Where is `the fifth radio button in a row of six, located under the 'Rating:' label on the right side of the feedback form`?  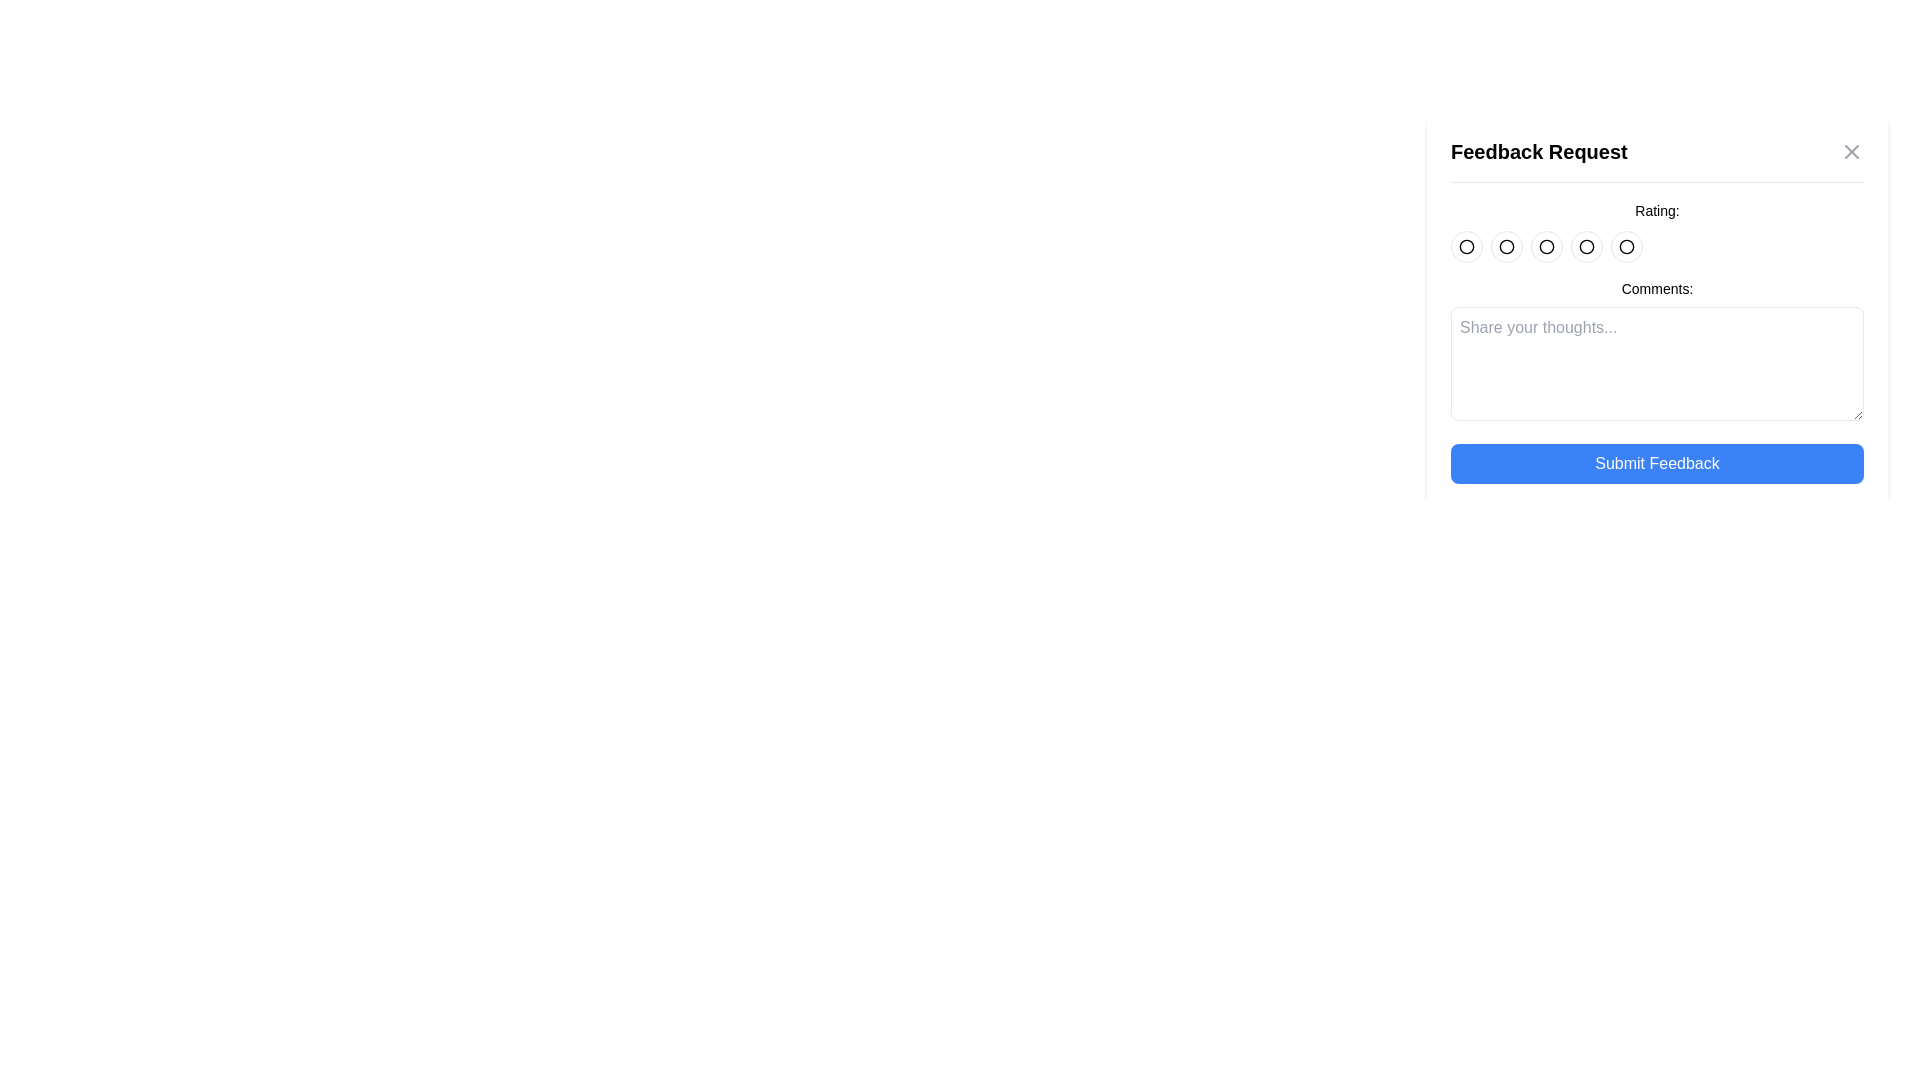 the fifth radio button in a row of six, located under the 'Rating:' label on the right side of the feedback form is located at coordinates (1586, 245).